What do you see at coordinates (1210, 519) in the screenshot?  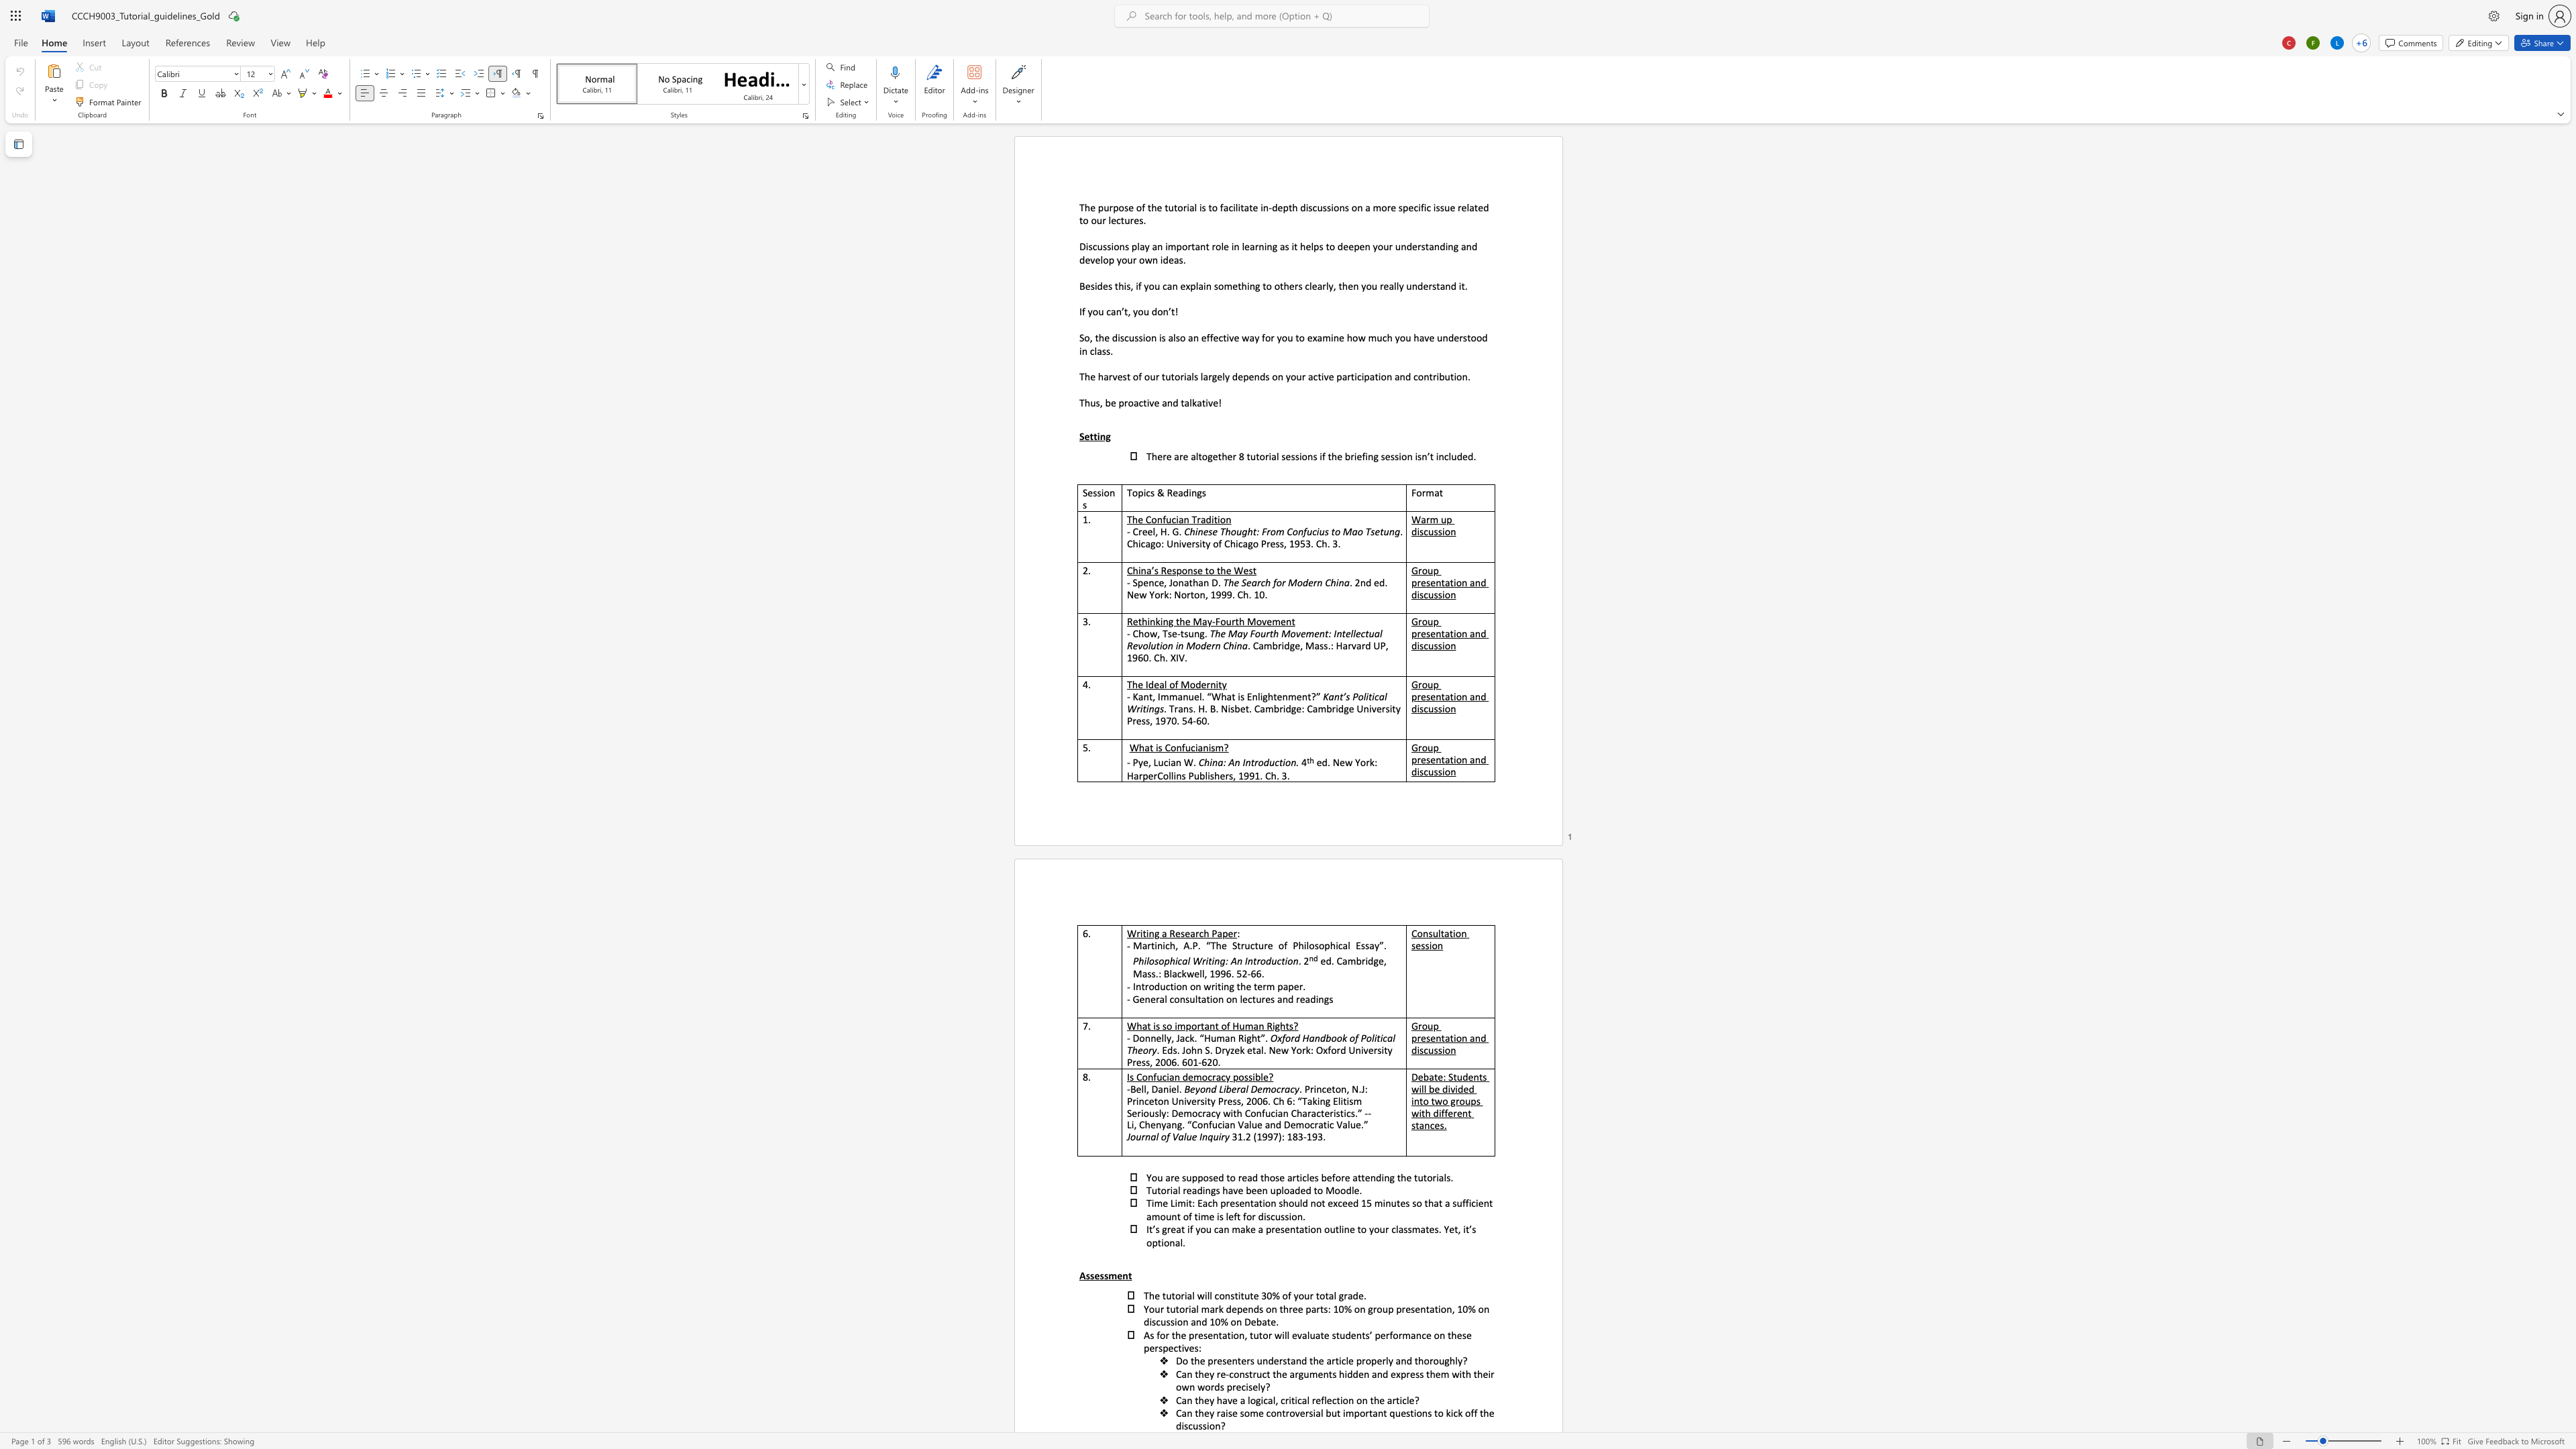 I see `the space between the continuous character "d" and "i" in the text` at bounding box center [1210, 519].